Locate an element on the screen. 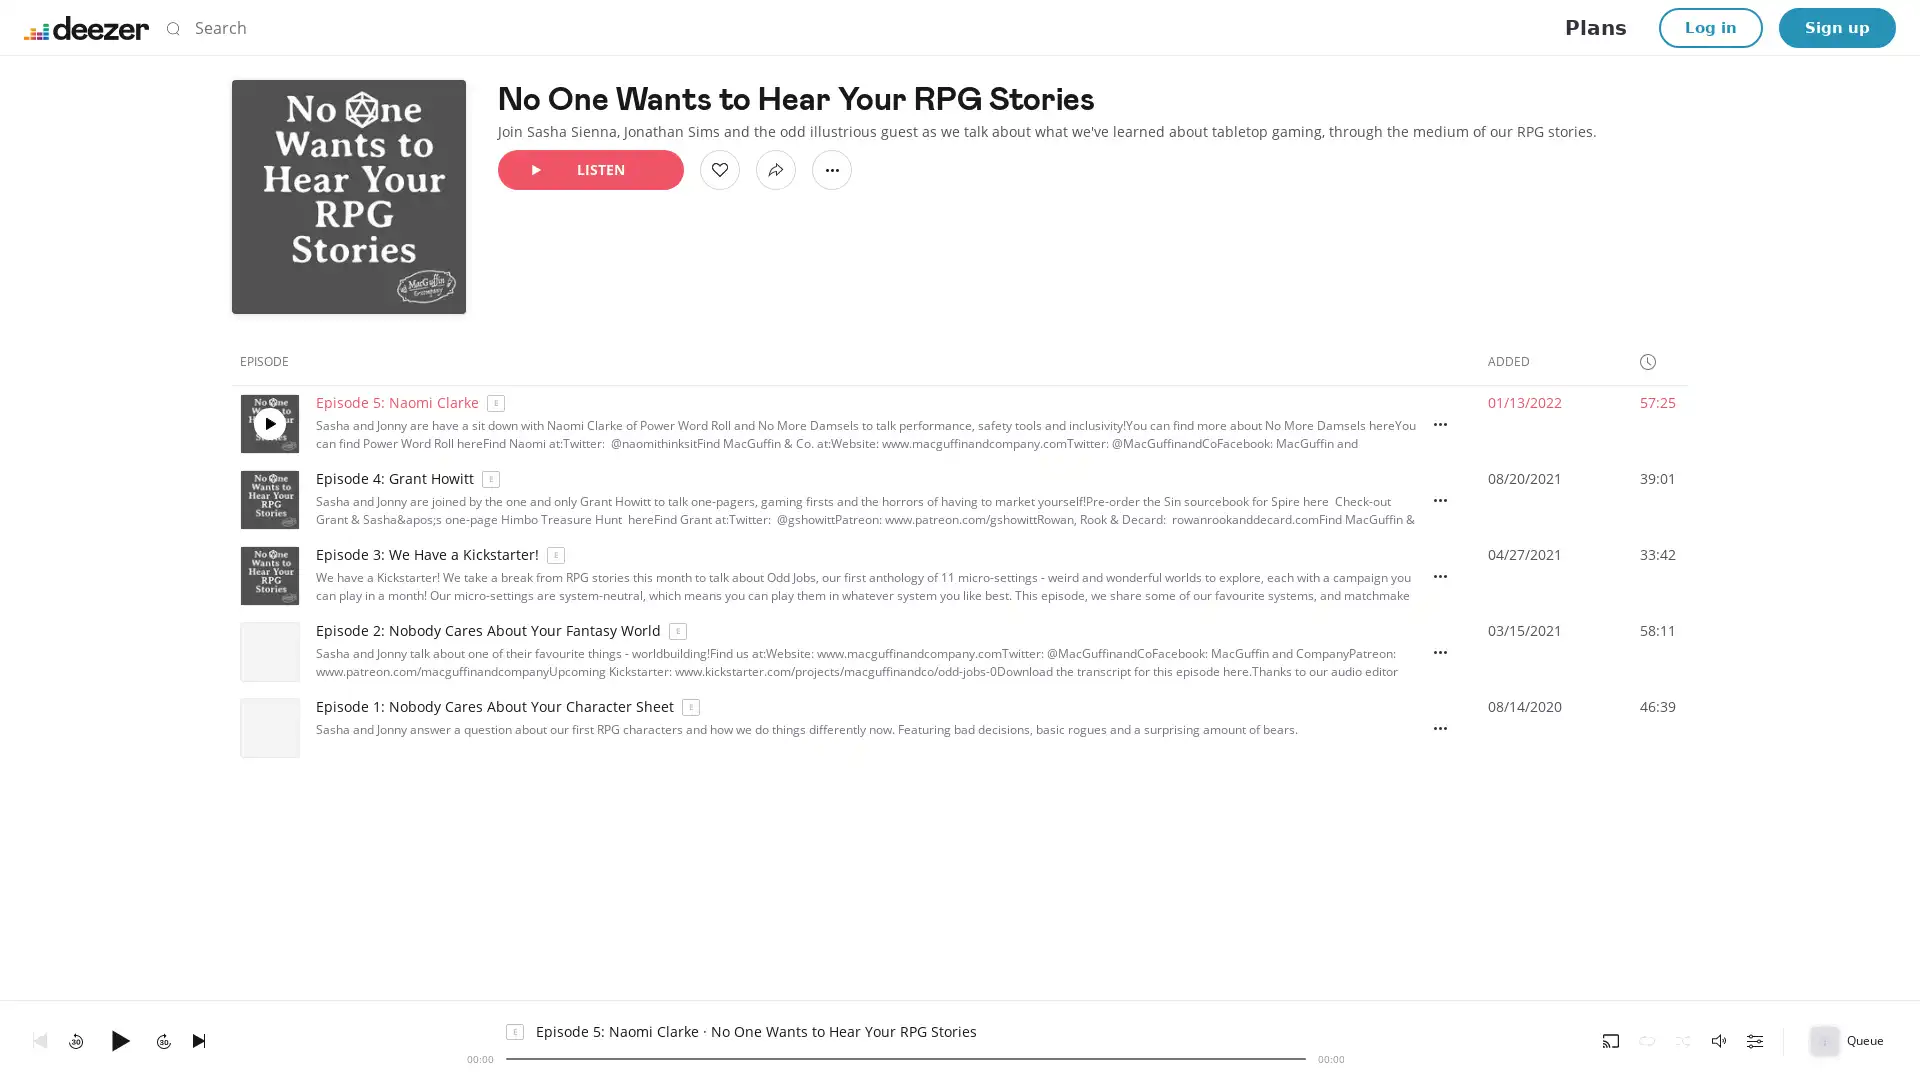  Add is located at coordinates (720, 168).